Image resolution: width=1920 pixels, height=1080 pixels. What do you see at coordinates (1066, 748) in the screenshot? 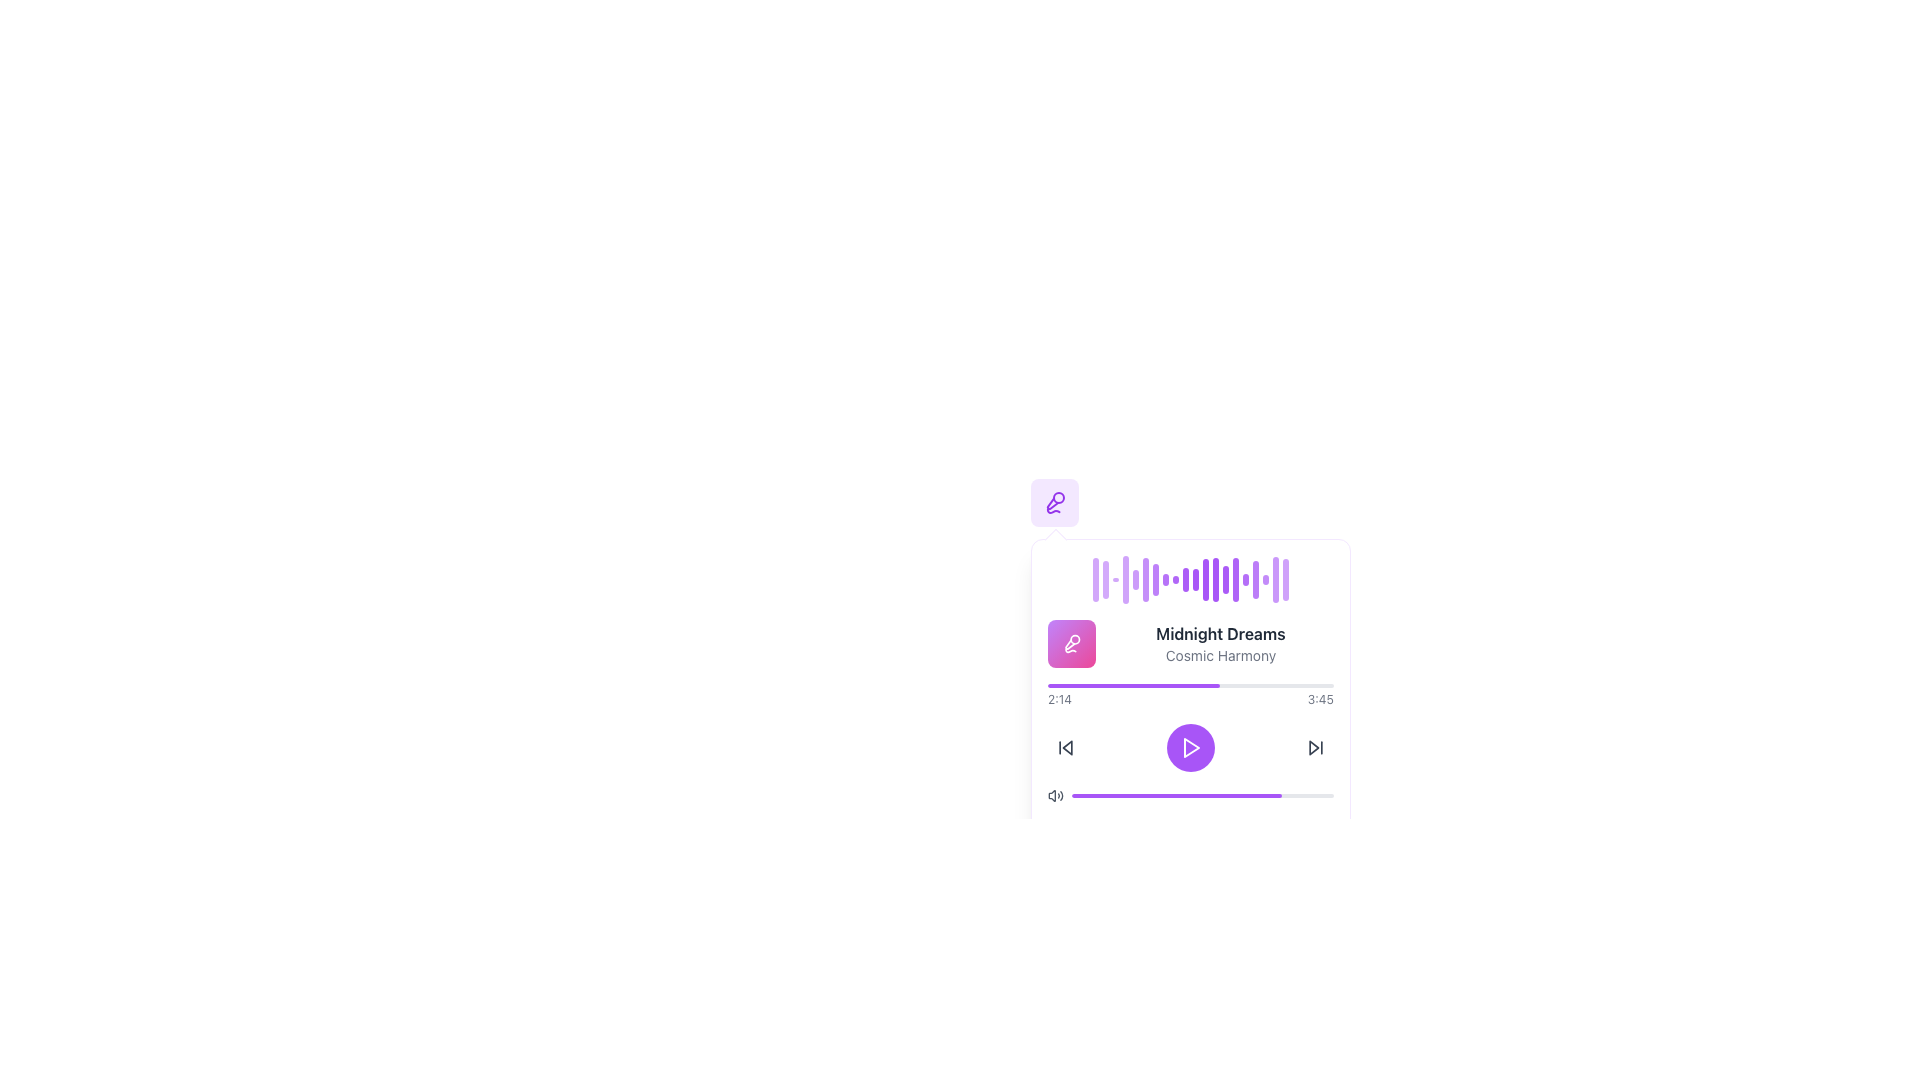
I see `the 'previous' button located in the lower right quadrant of the media player interface` at bounding box center [1066, 748].